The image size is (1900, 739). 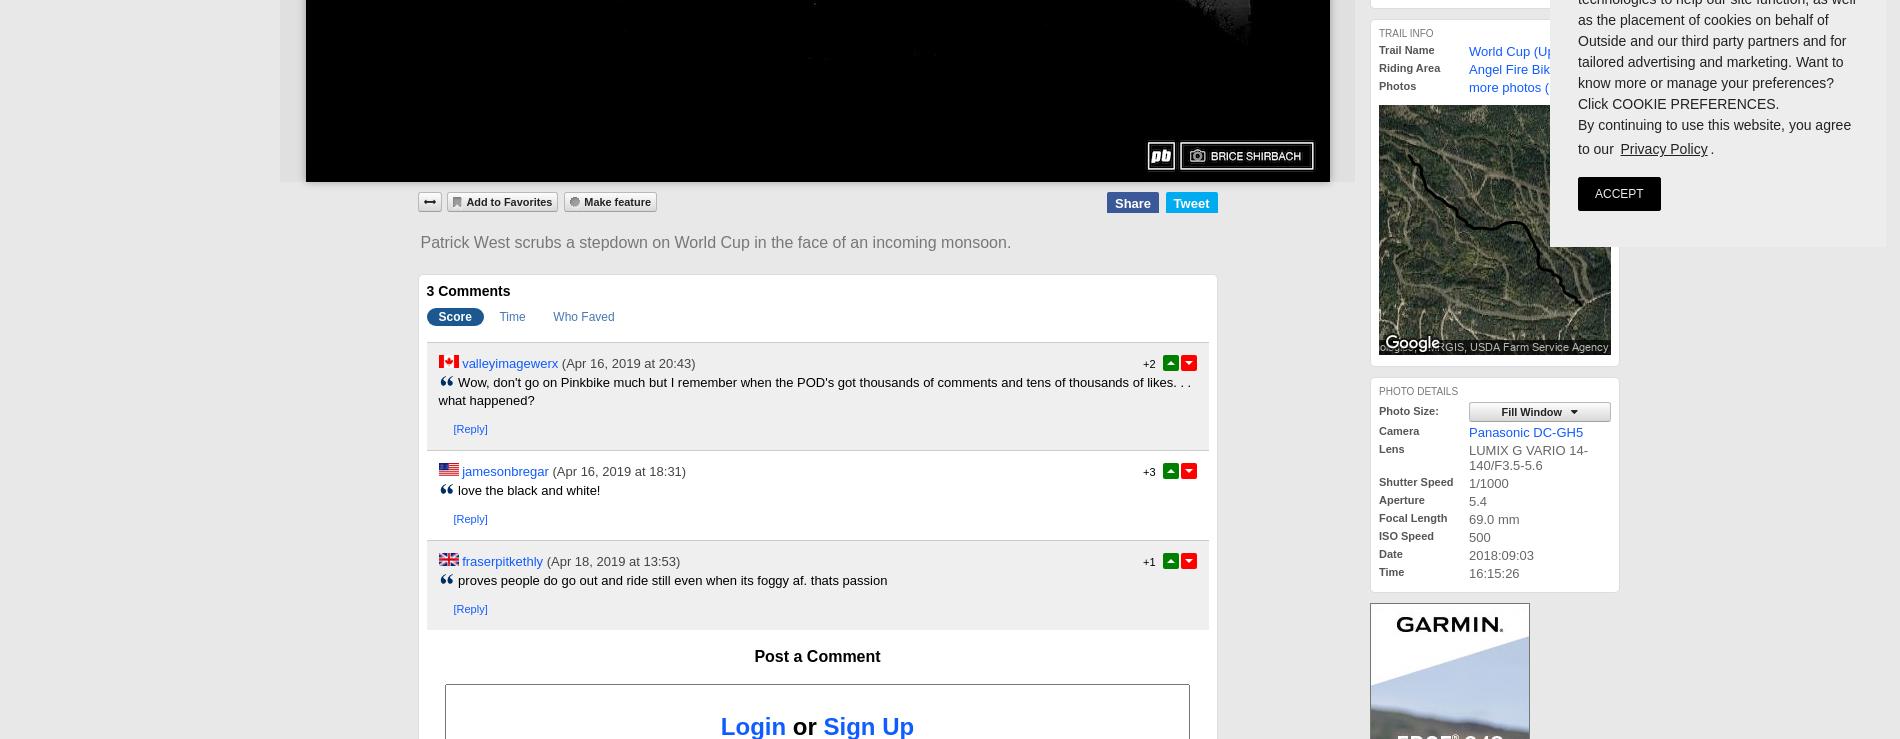 What do you see at coordinates (612, 559) in the screenshot?
I see `'(Apr 18, 2019 at 13:53)'` at bounding box center [612, 559].